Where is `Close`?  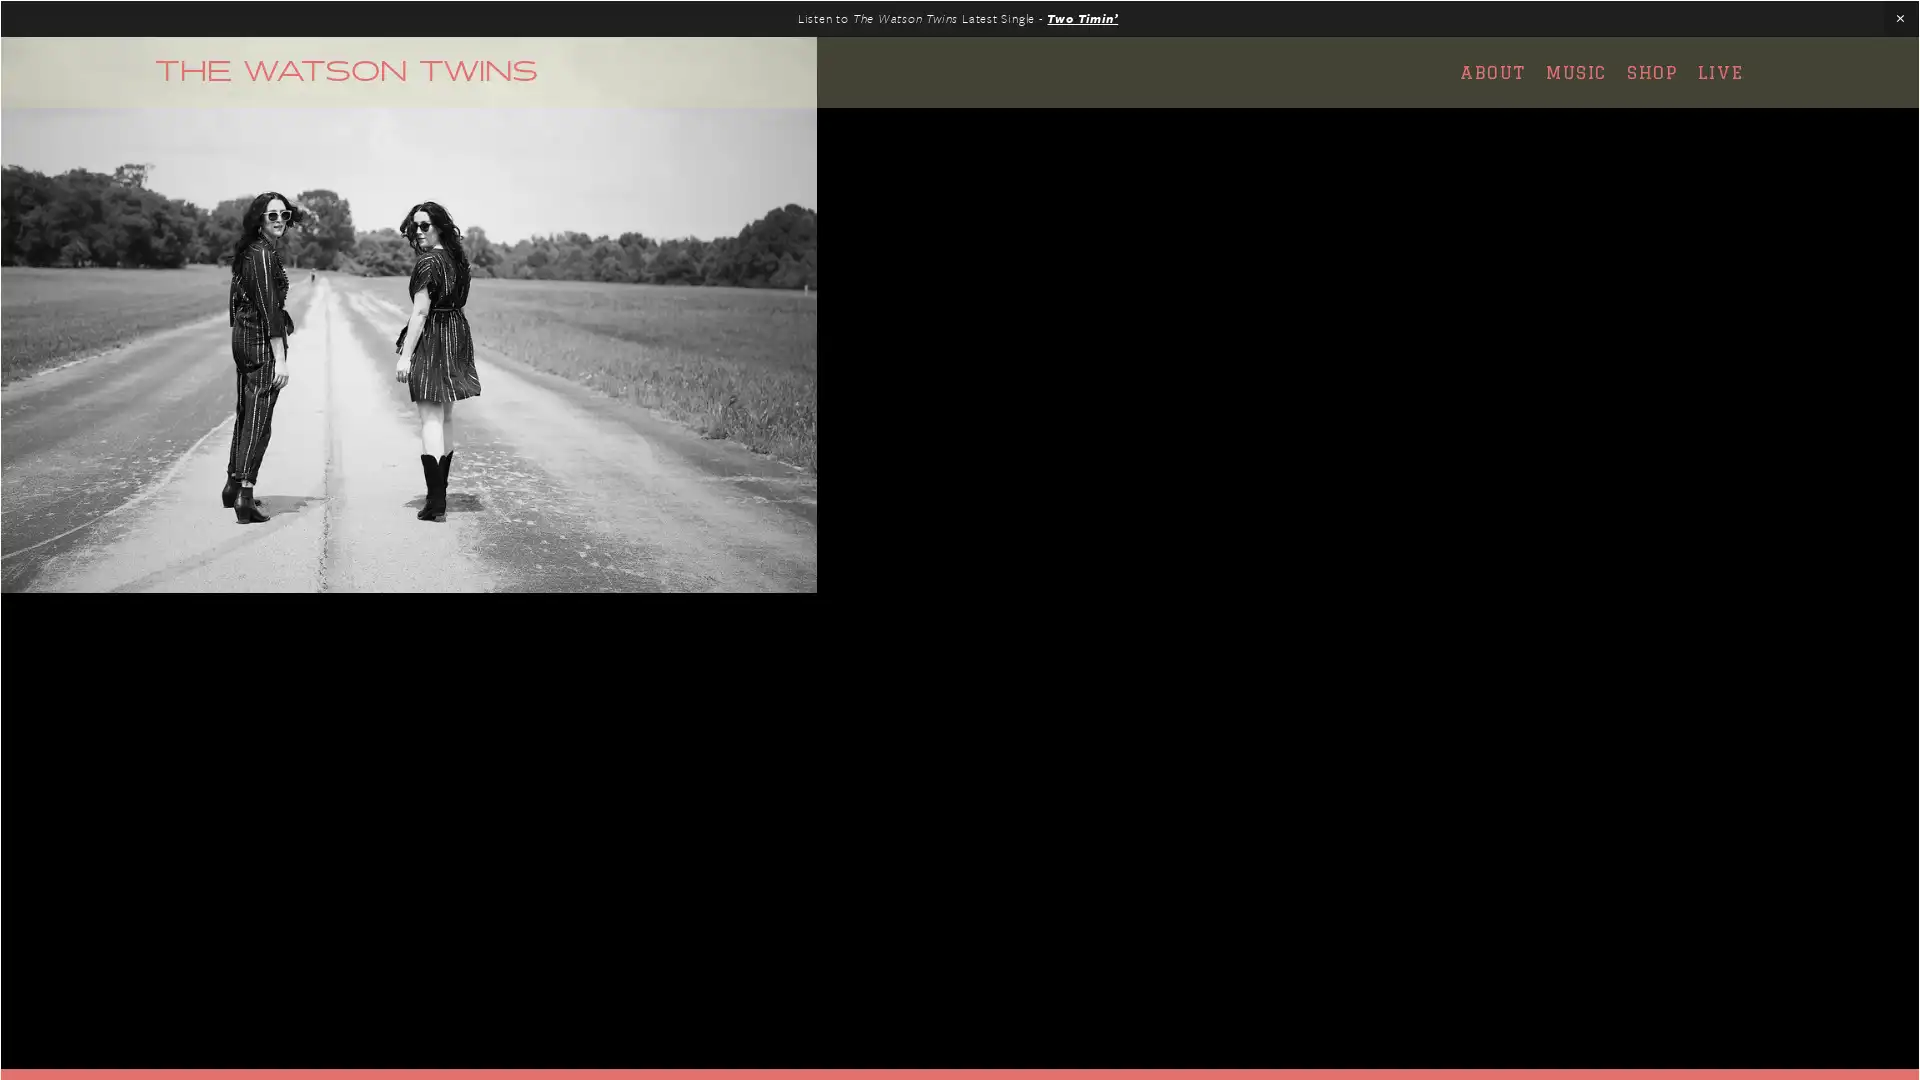 Close is located at coordinates (1311, 285).